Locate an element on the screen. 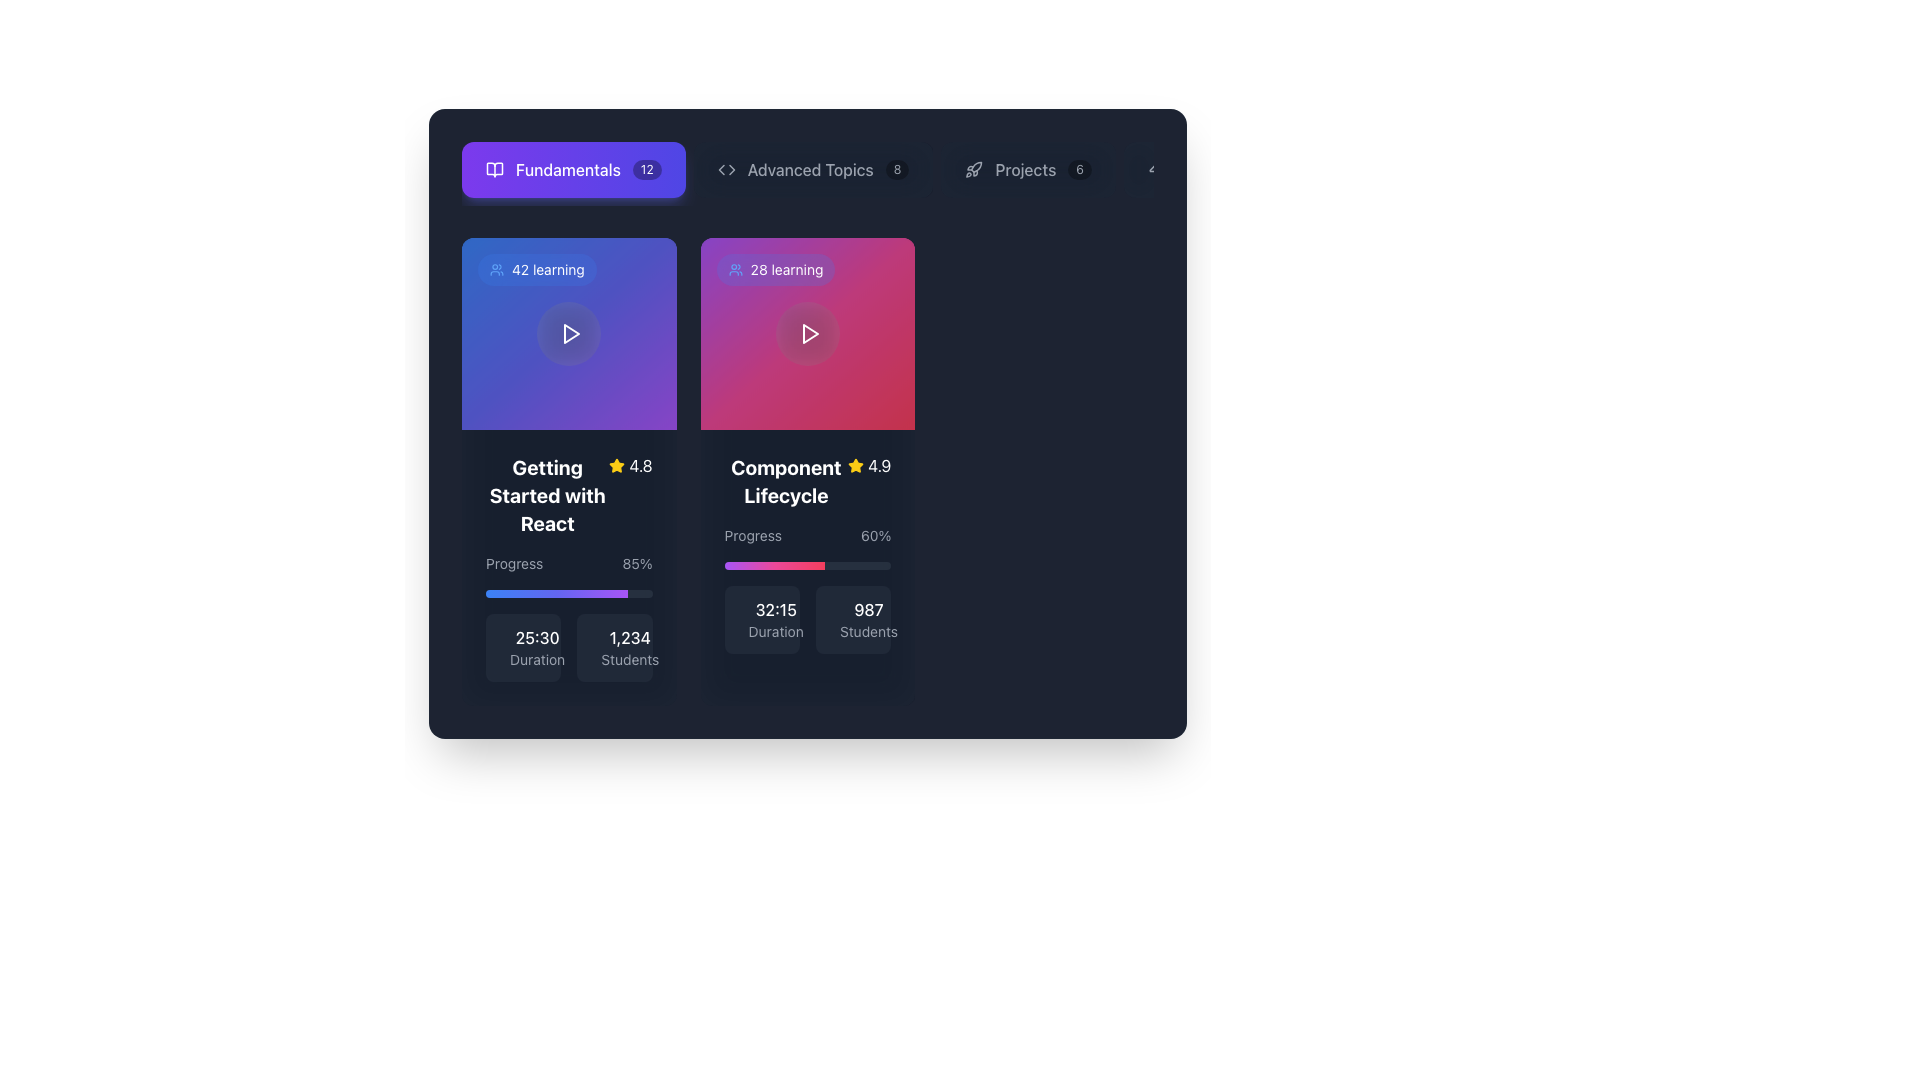 This screenshot has width=1920, height=1080. the progress bar indicating 60% completion of the 'Component Lifecycle' module, located in the mid-lower part of the card titled 'Component Lifecycle' is located at coordinates (807, 547).